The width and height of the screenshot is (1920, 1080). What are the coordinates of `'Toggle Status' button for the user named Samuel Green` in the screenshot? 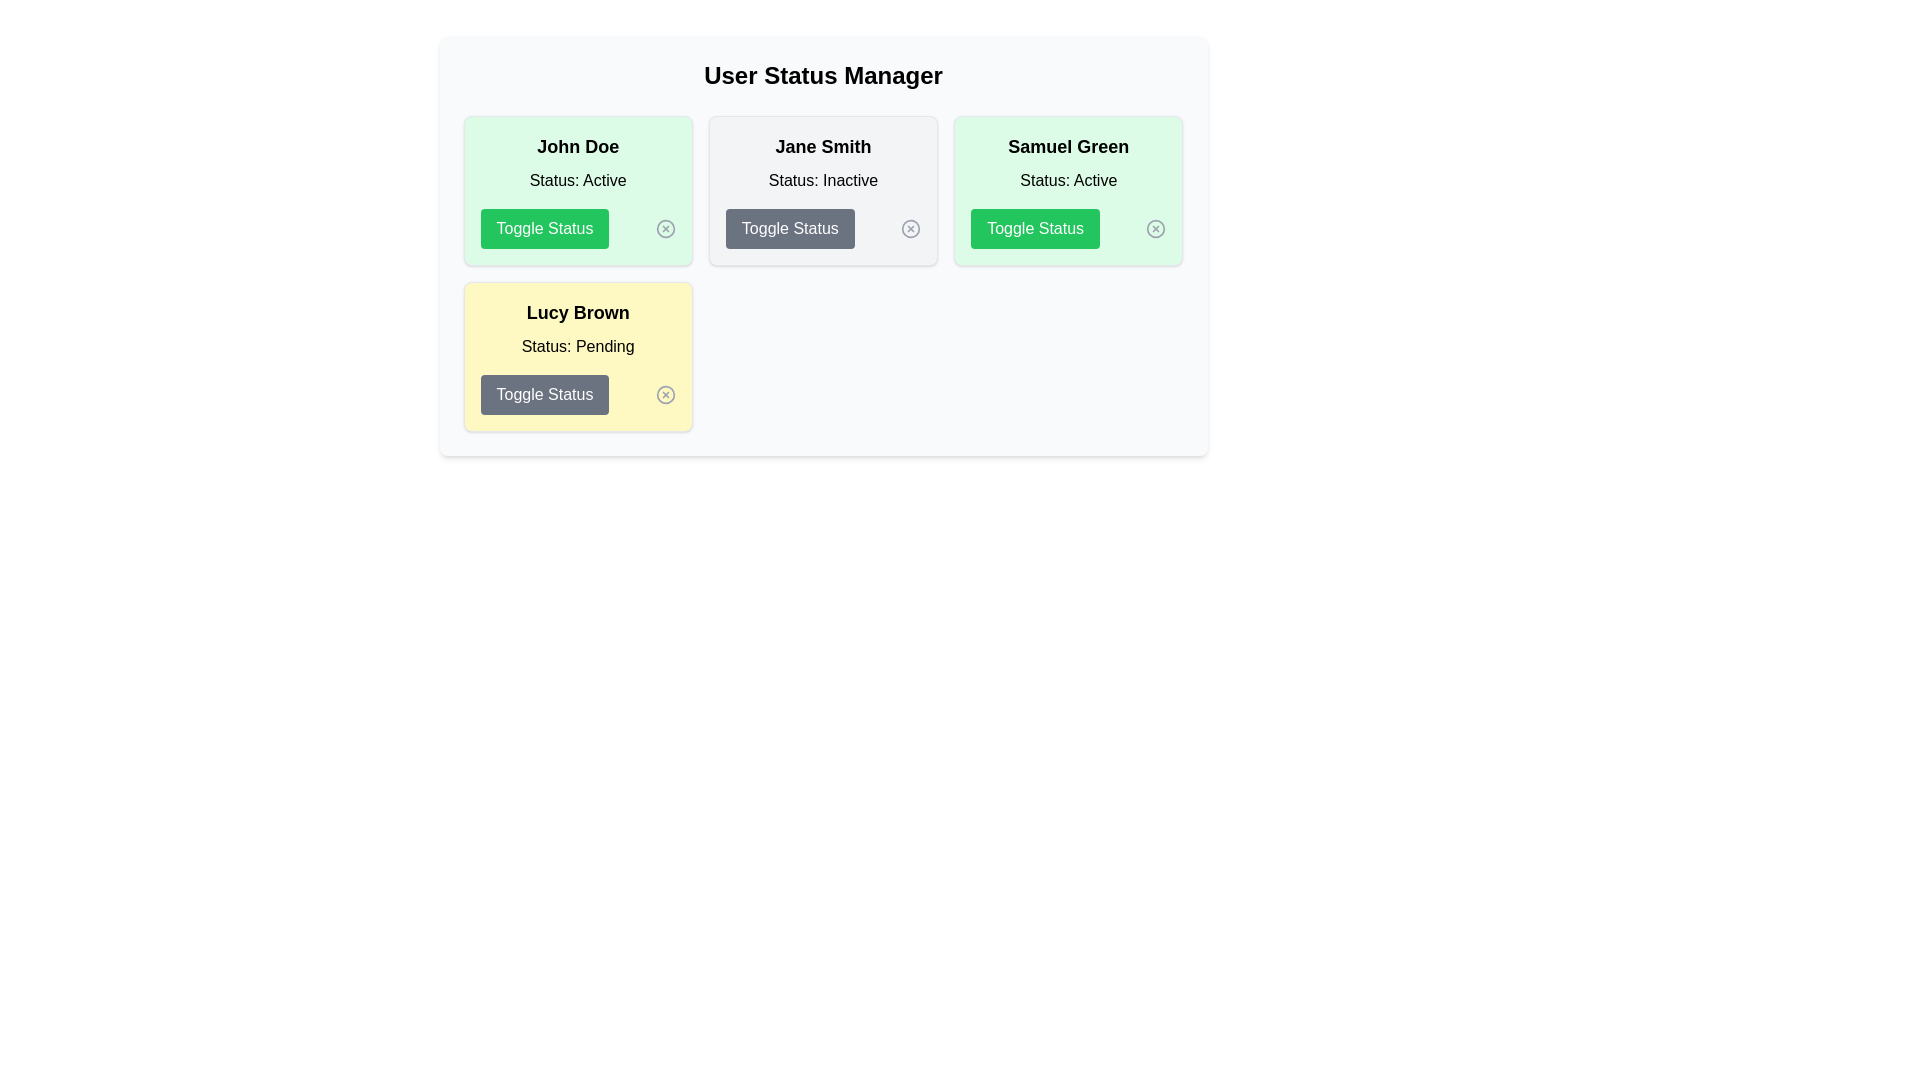 It's located at (1035, 227).